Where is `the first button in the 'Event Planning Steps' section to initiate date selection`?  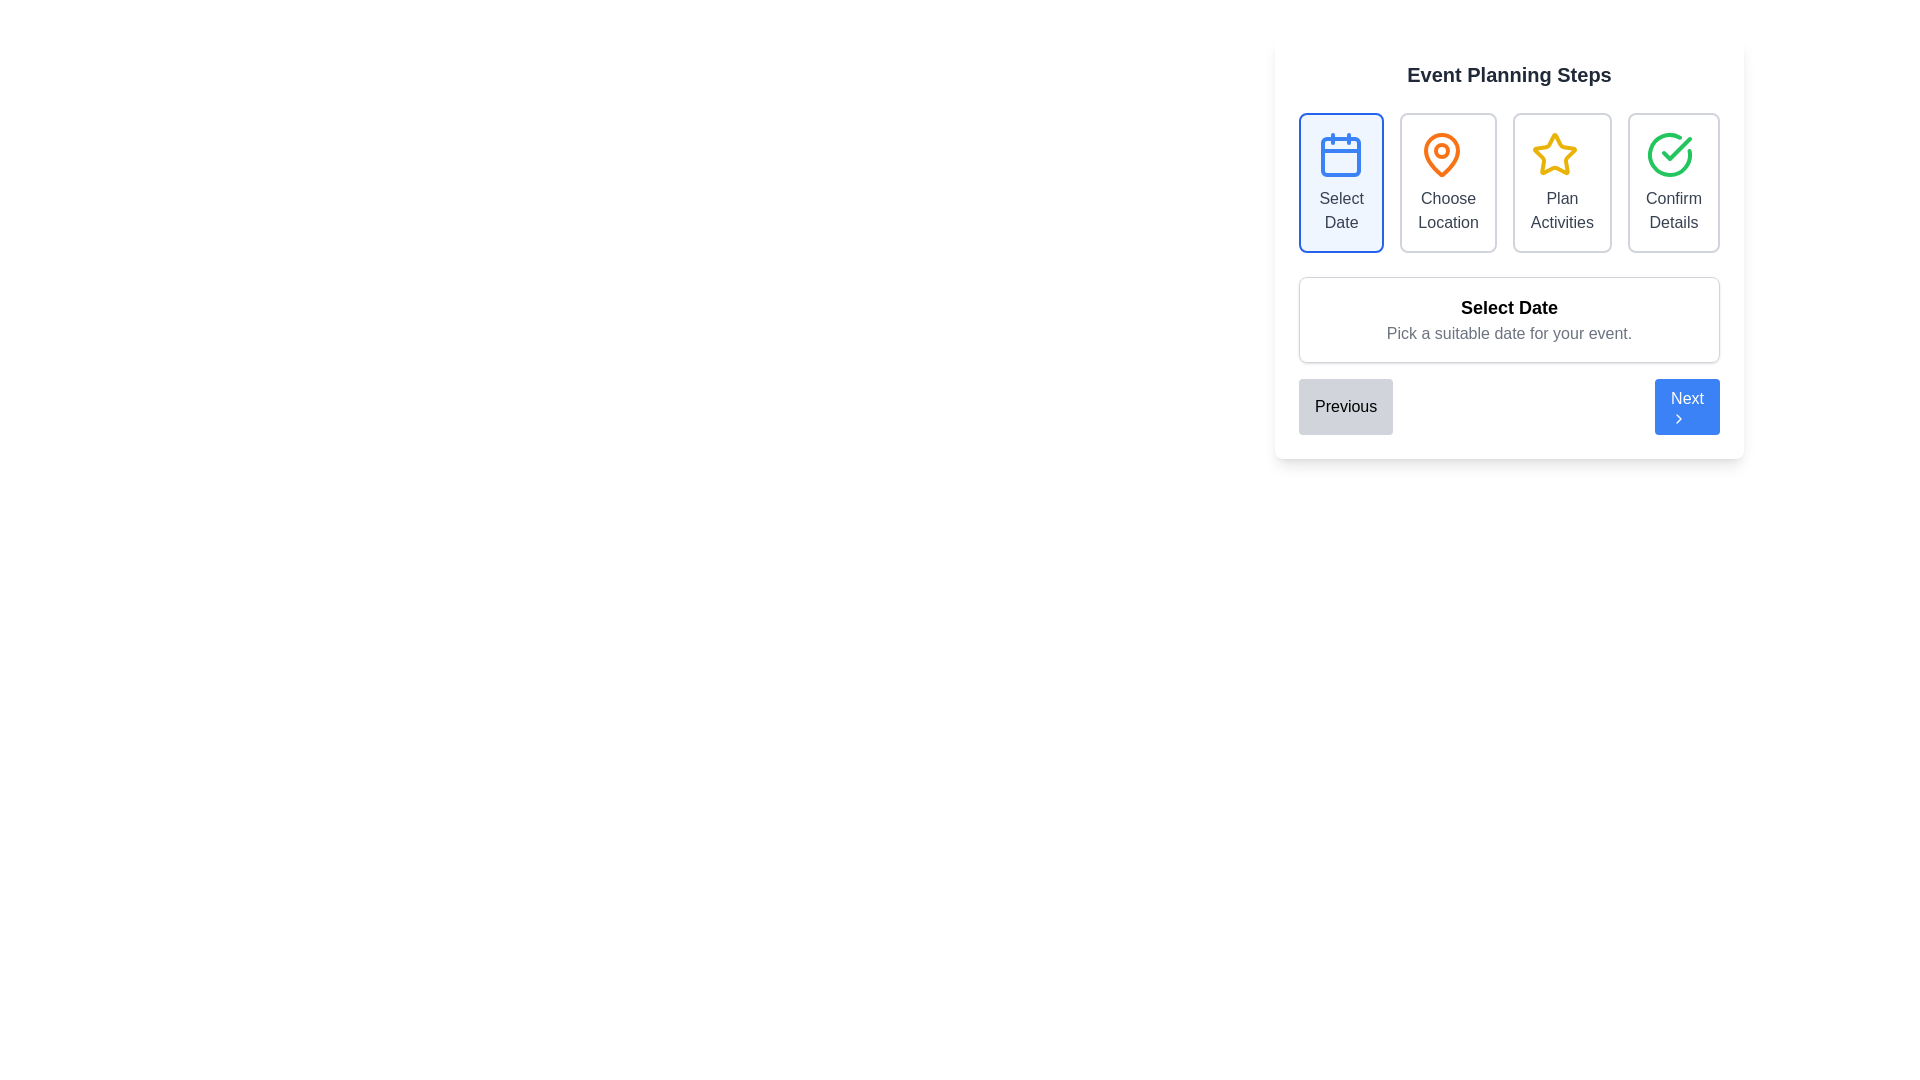
the first button in the 'Event Planning Steps' section to initiate date selection is located at coordinates (1341, 182).